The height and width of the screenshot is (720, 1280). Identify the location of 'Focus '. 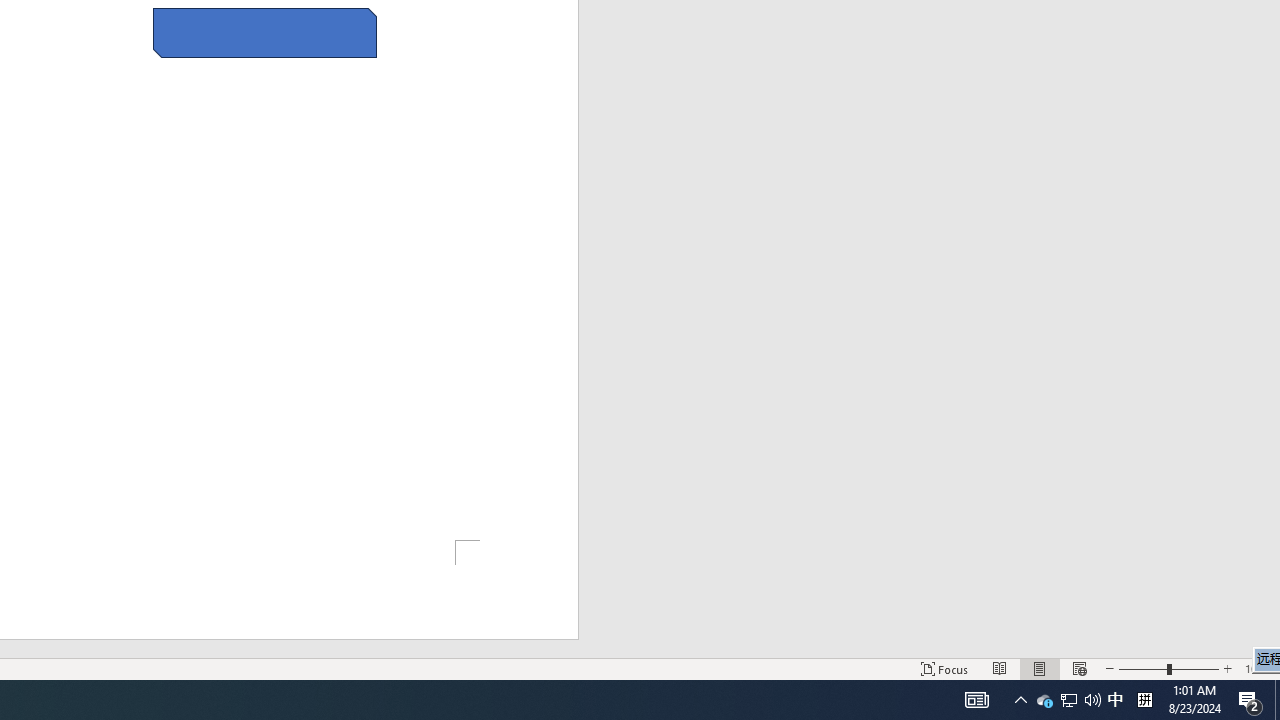
(943, 669).